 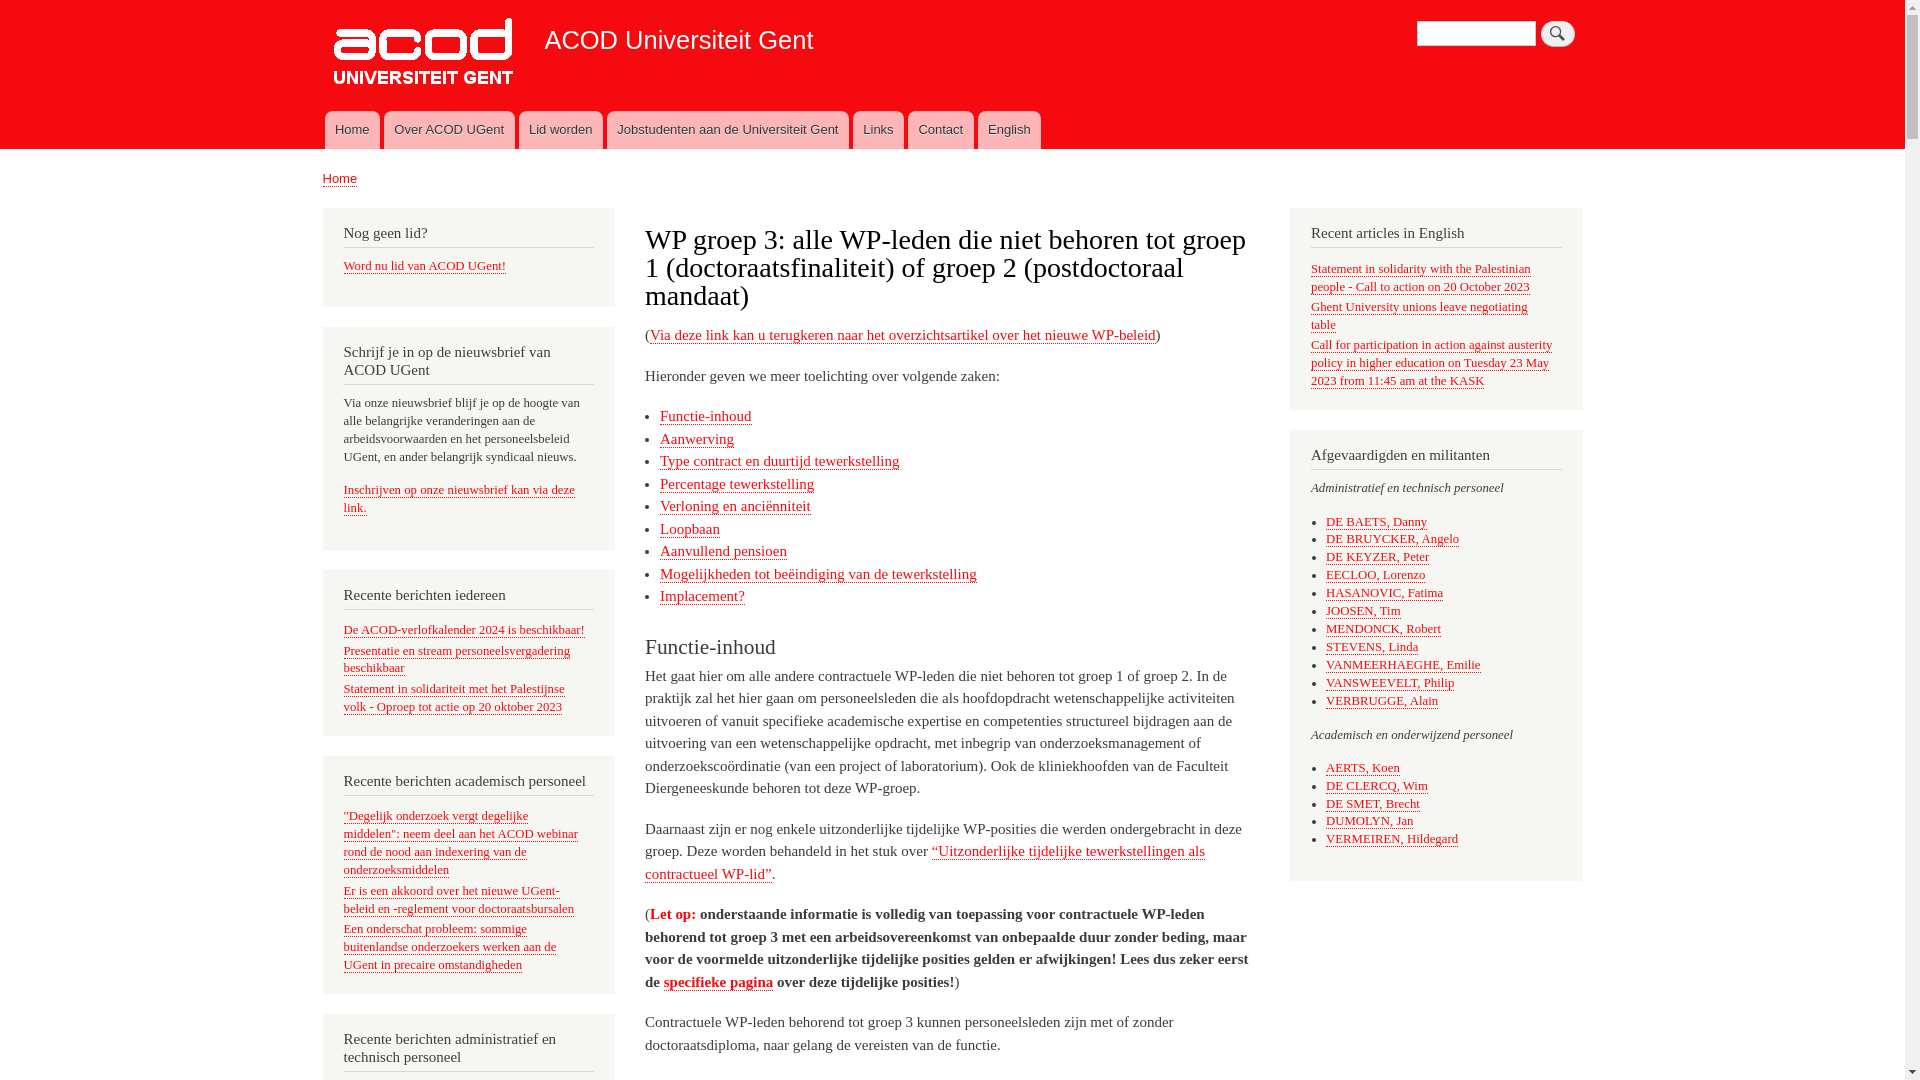 I want to click on 'Ghent University unions leave negotiating table', so click(x=1418, y=315).